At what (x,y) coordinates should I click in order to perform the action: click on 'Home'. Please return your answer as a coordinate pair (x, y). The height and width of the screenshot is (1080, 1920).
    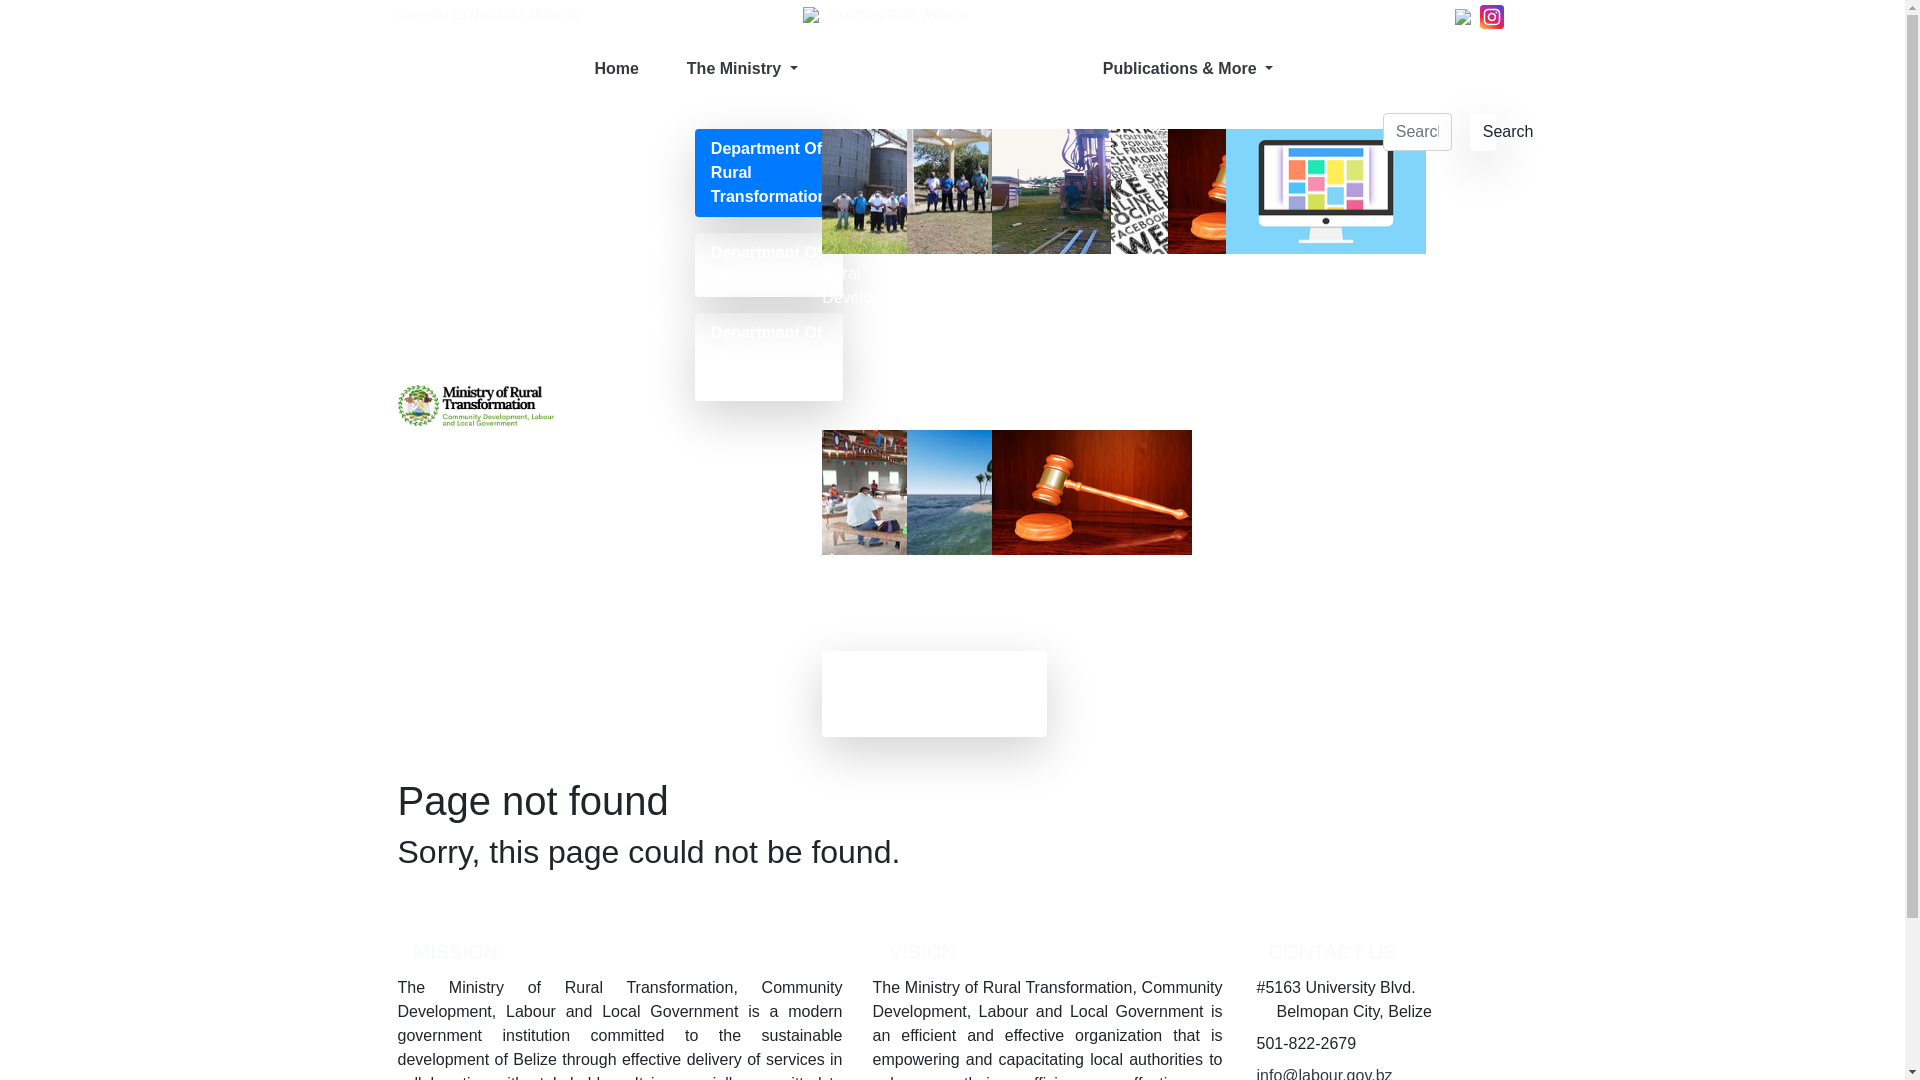
    Looking at the image, I should click on (614, 68).